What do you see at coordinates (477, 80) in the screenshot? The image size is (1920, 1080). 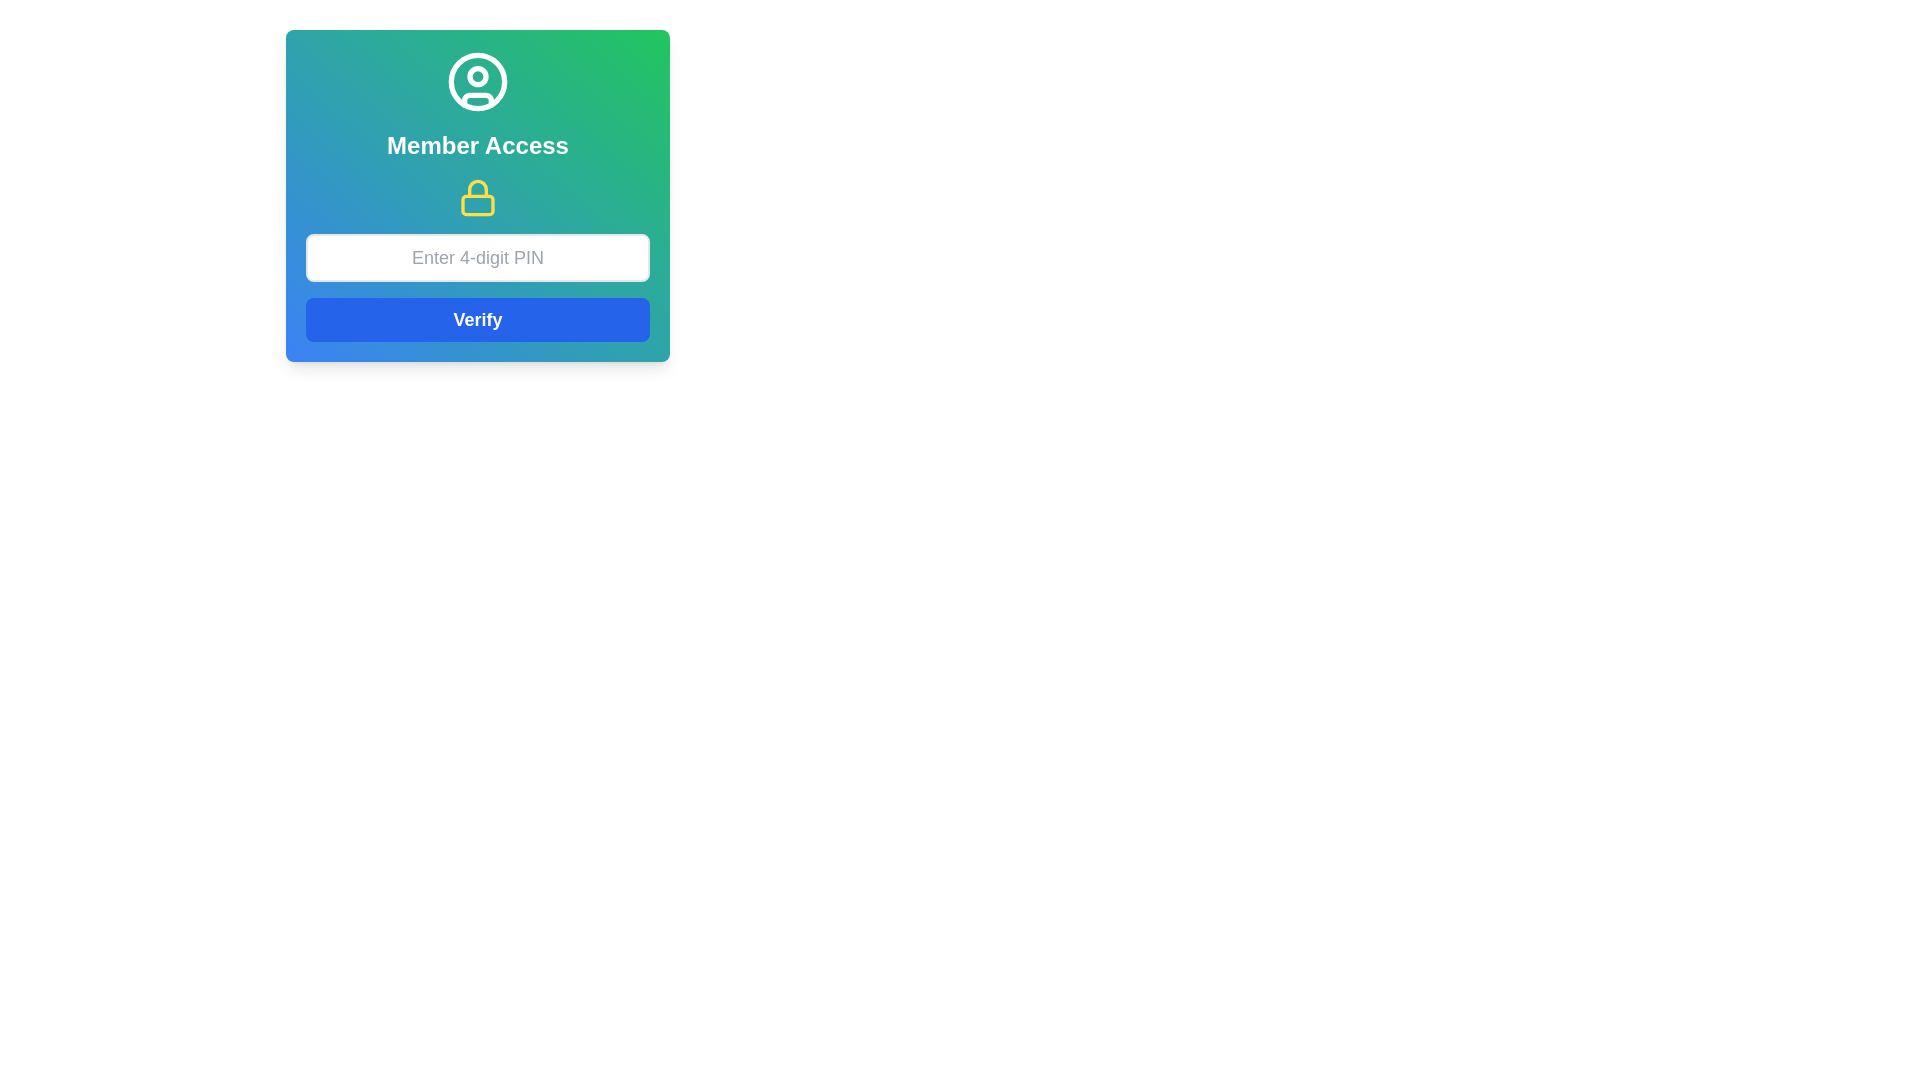 I see `the decorative circle icon located at the top of the card, above the 'Member Access' title, which is centrally aligned within the card` at bounding box center [477, 80].